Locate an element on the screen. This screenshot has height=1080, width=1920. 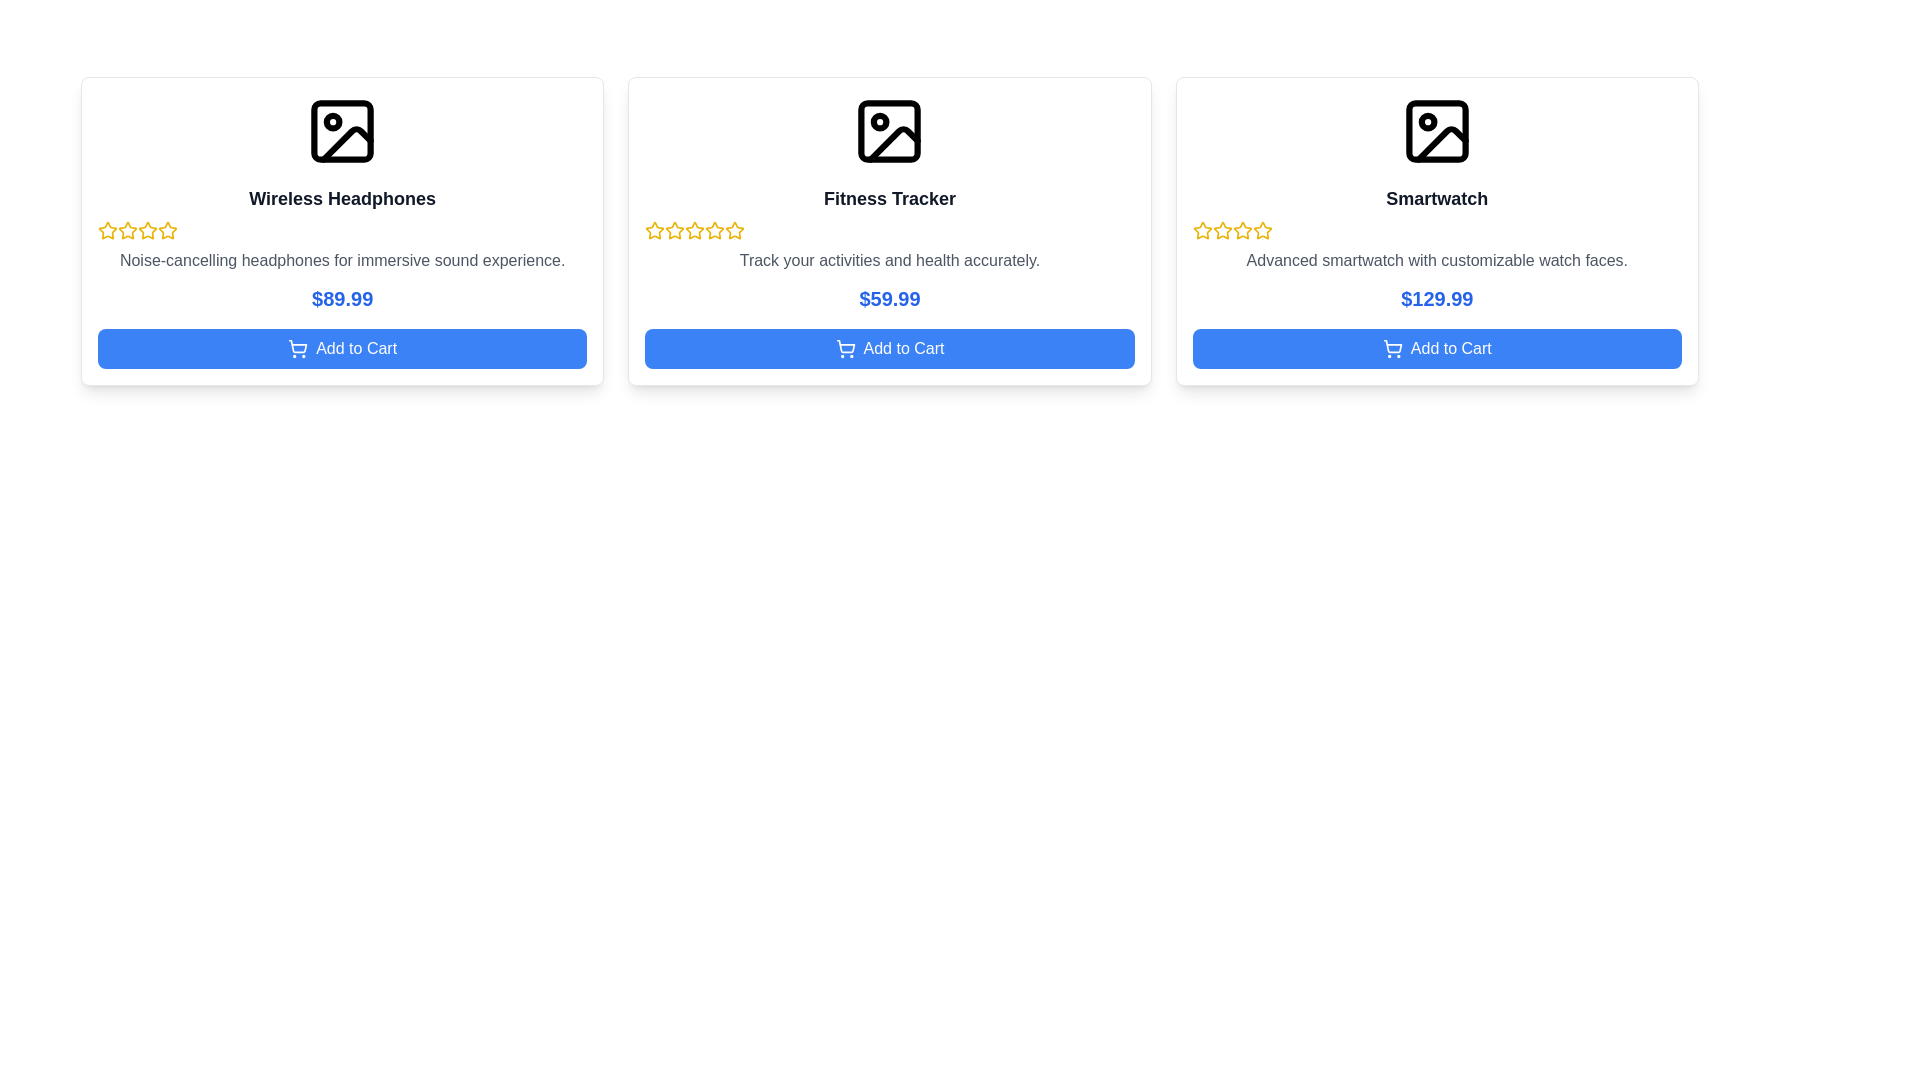
the diagonal line graphical element styled in black, part of the decorative icon at the top of the 'Smartwatch' product card is located at coordinates (1441, 142).